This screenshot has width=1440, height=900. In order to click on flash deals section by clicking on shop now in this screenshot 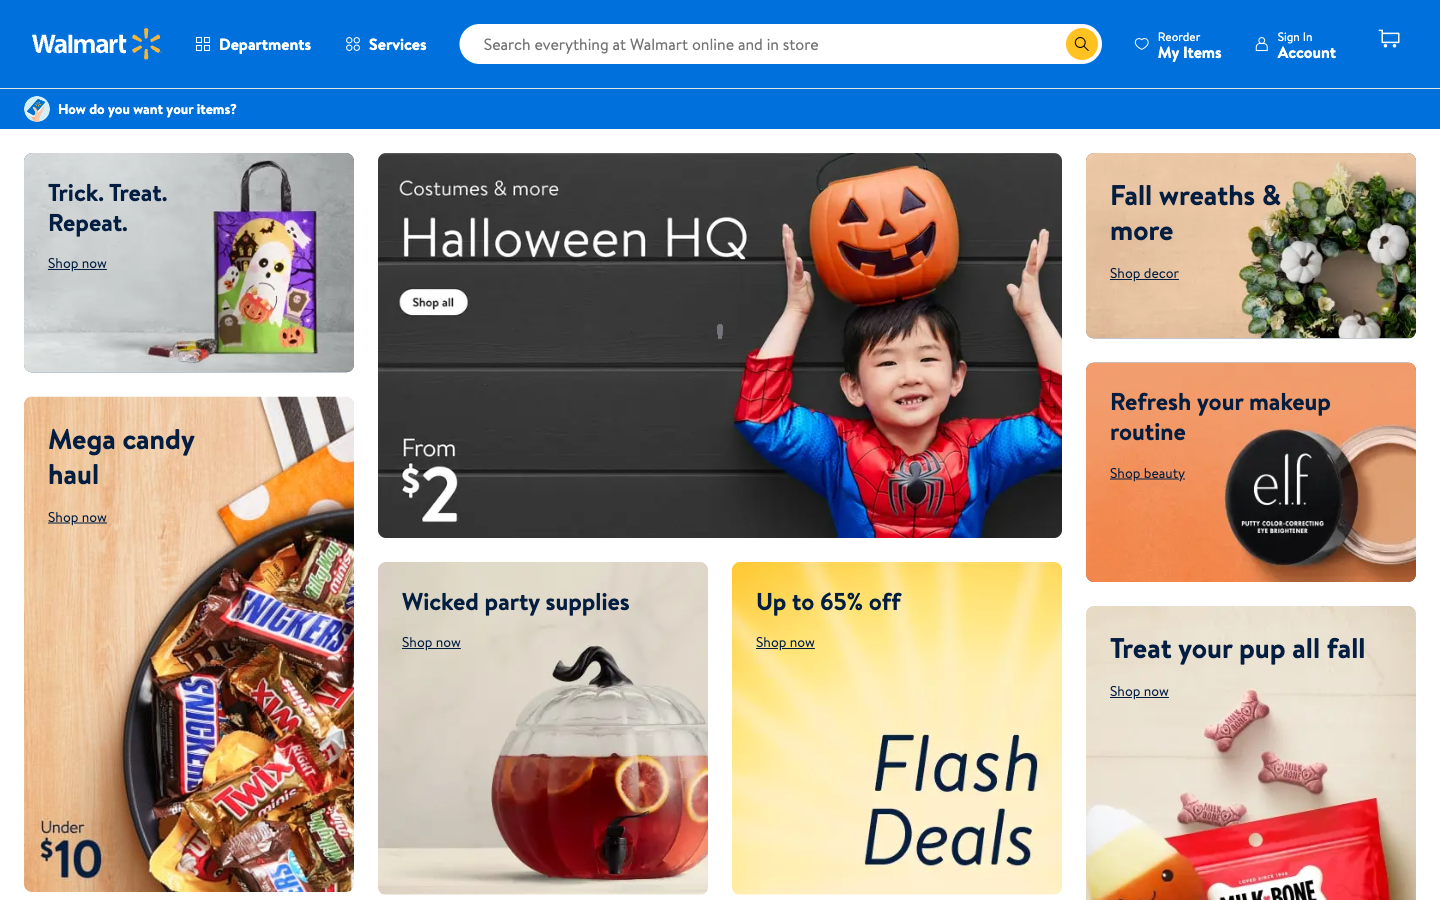, I will do `click(785, 641)`.